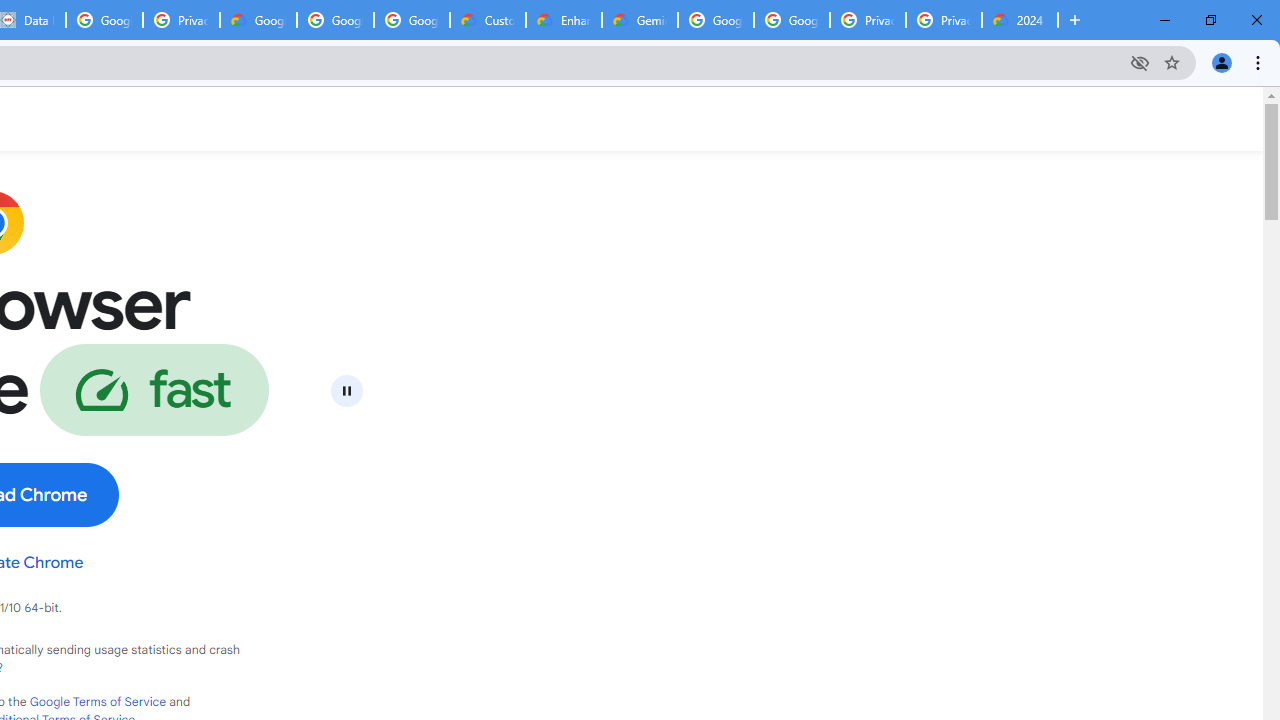 This screenshot has width=1280, height=720. I want to click on 'Google Terms of Service', so click(96, 701).